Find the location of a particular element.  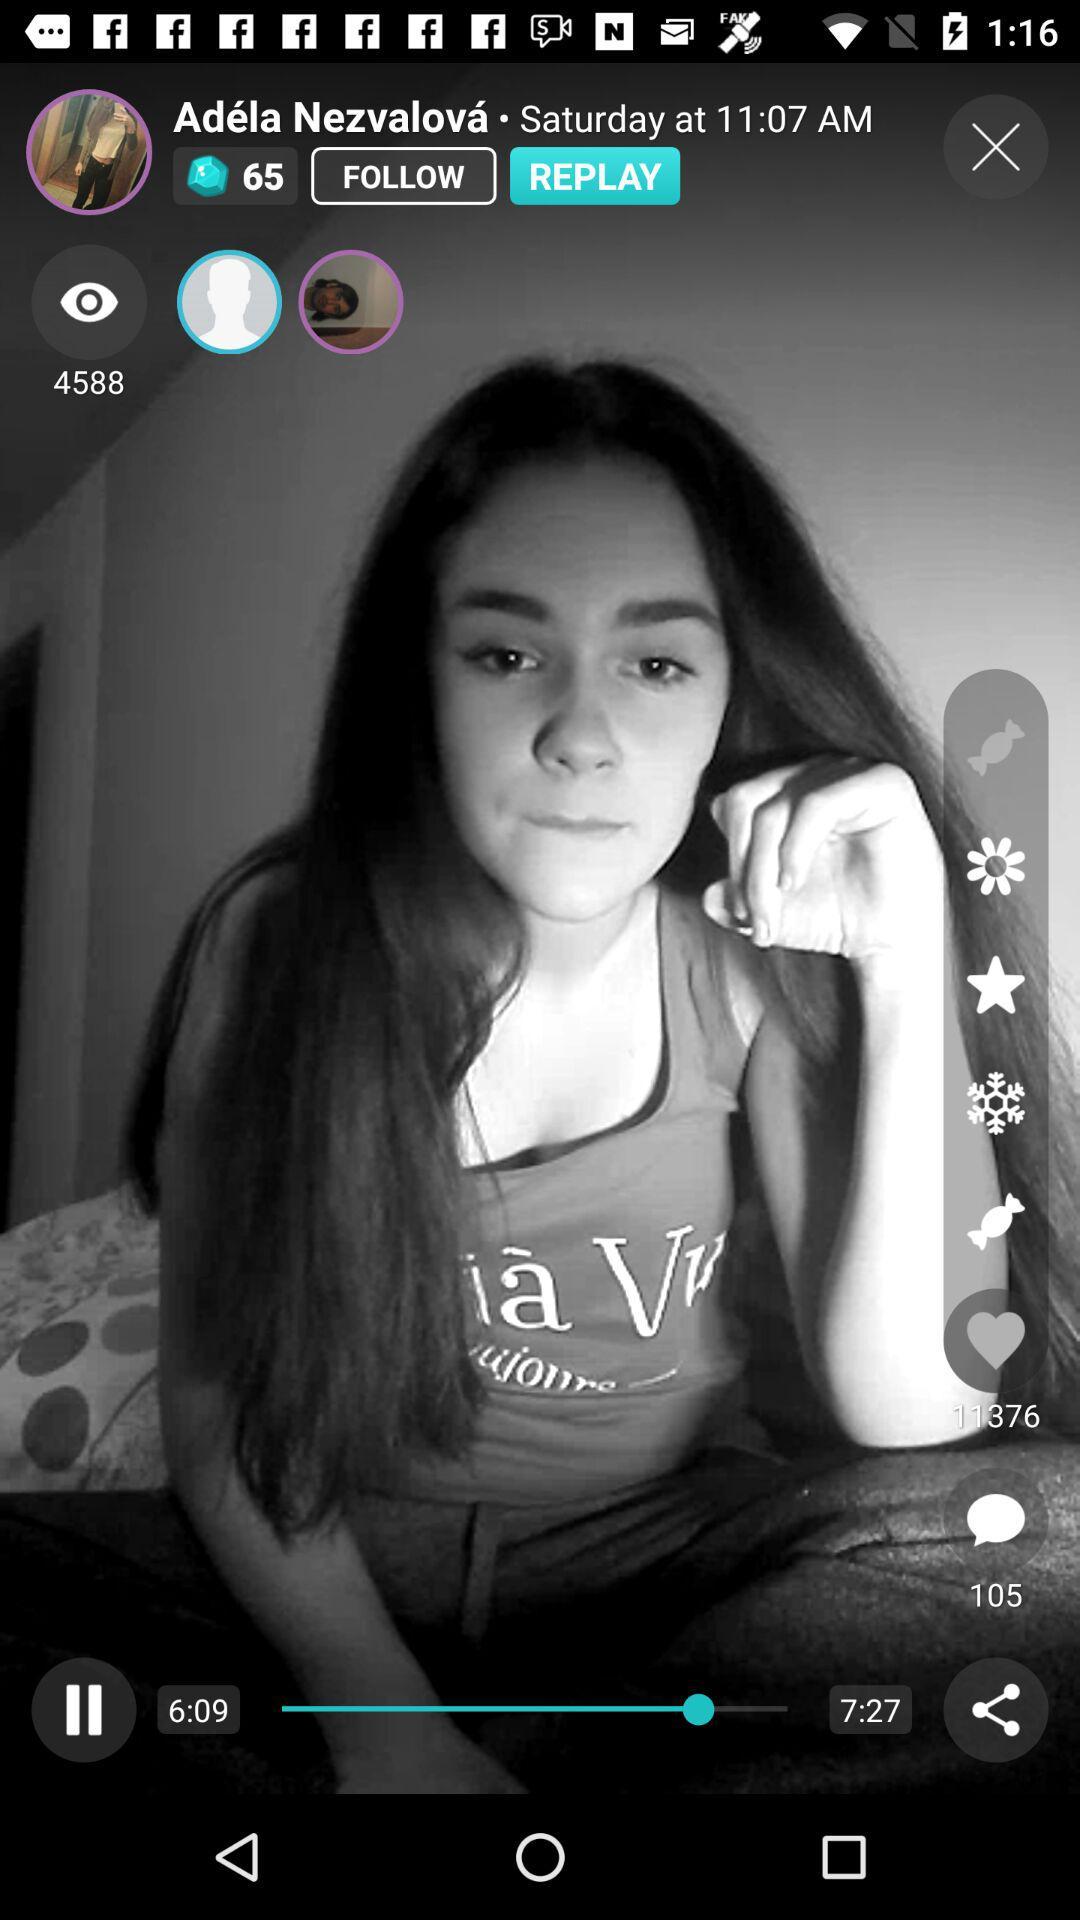

viewers is located at coordinates (88, 301).